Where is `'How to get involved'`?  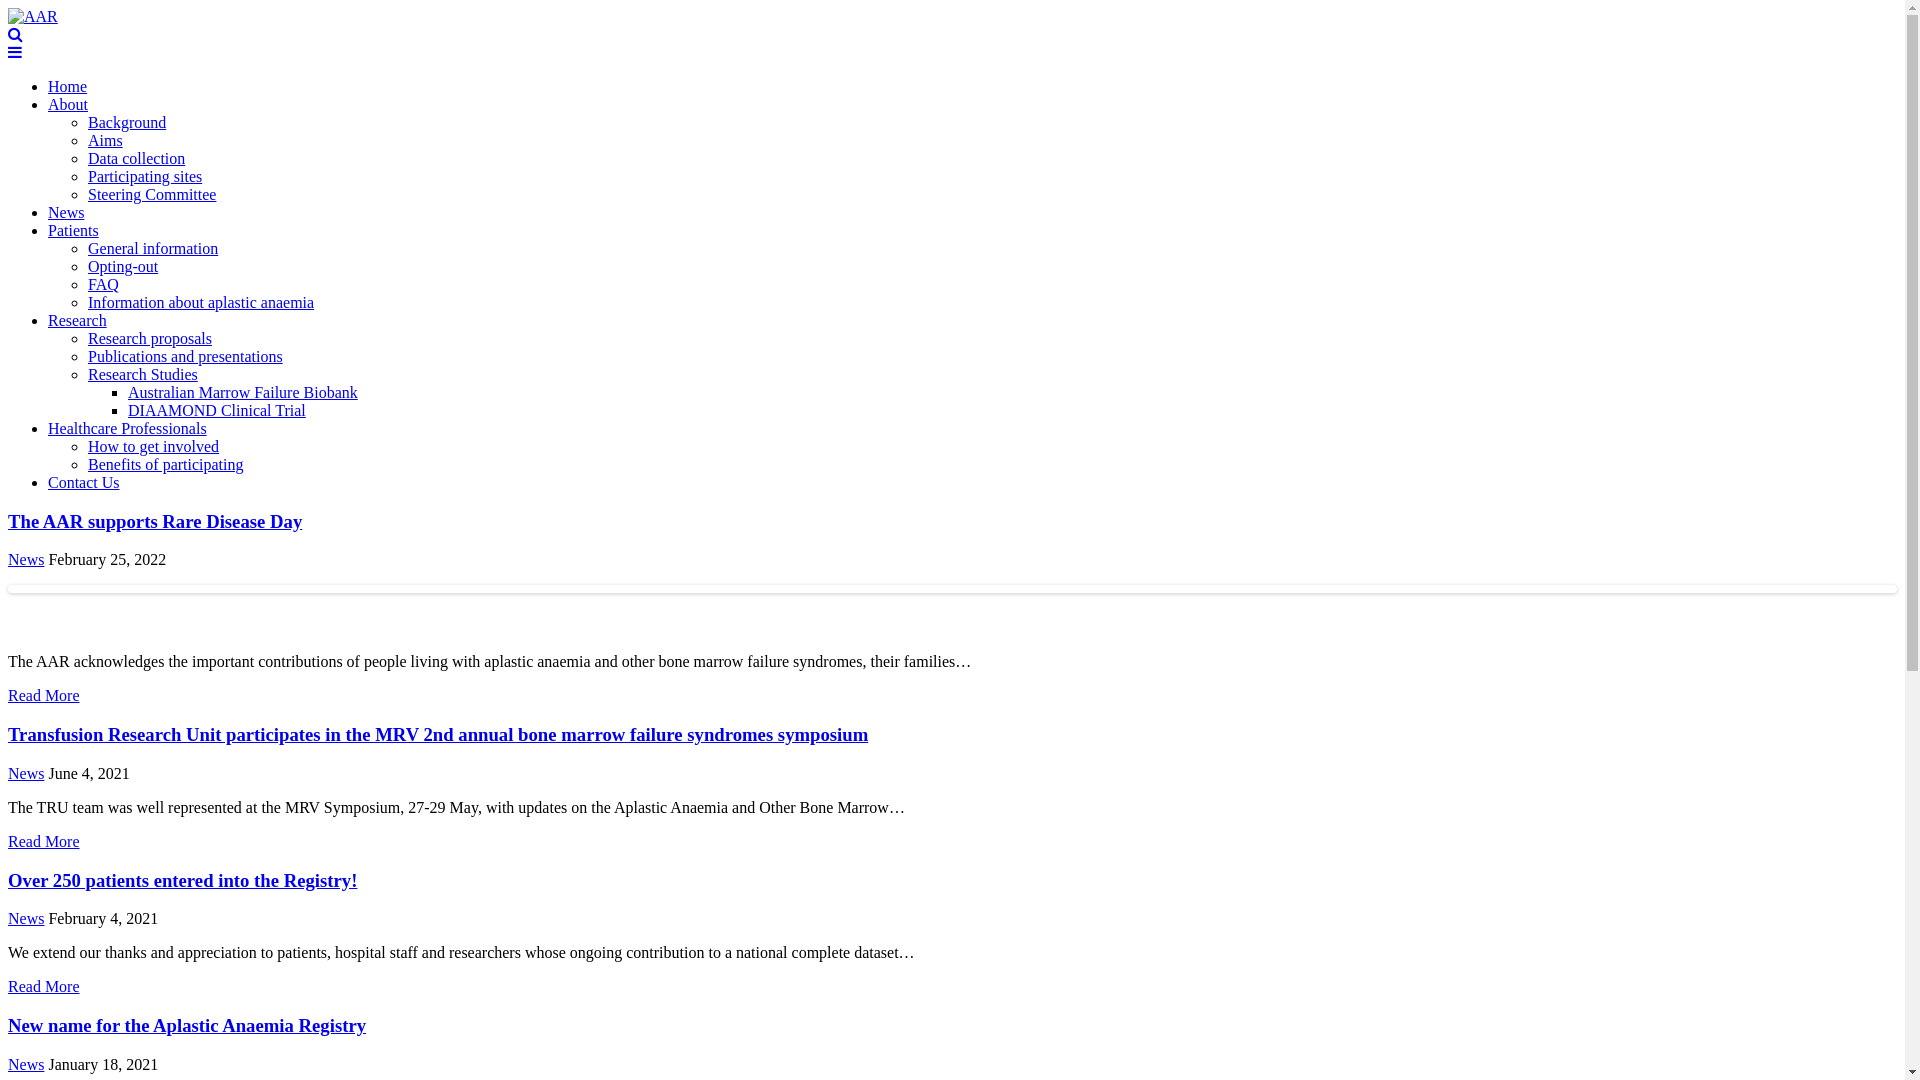
'How to get involved' is located at coordinates (152, 445).